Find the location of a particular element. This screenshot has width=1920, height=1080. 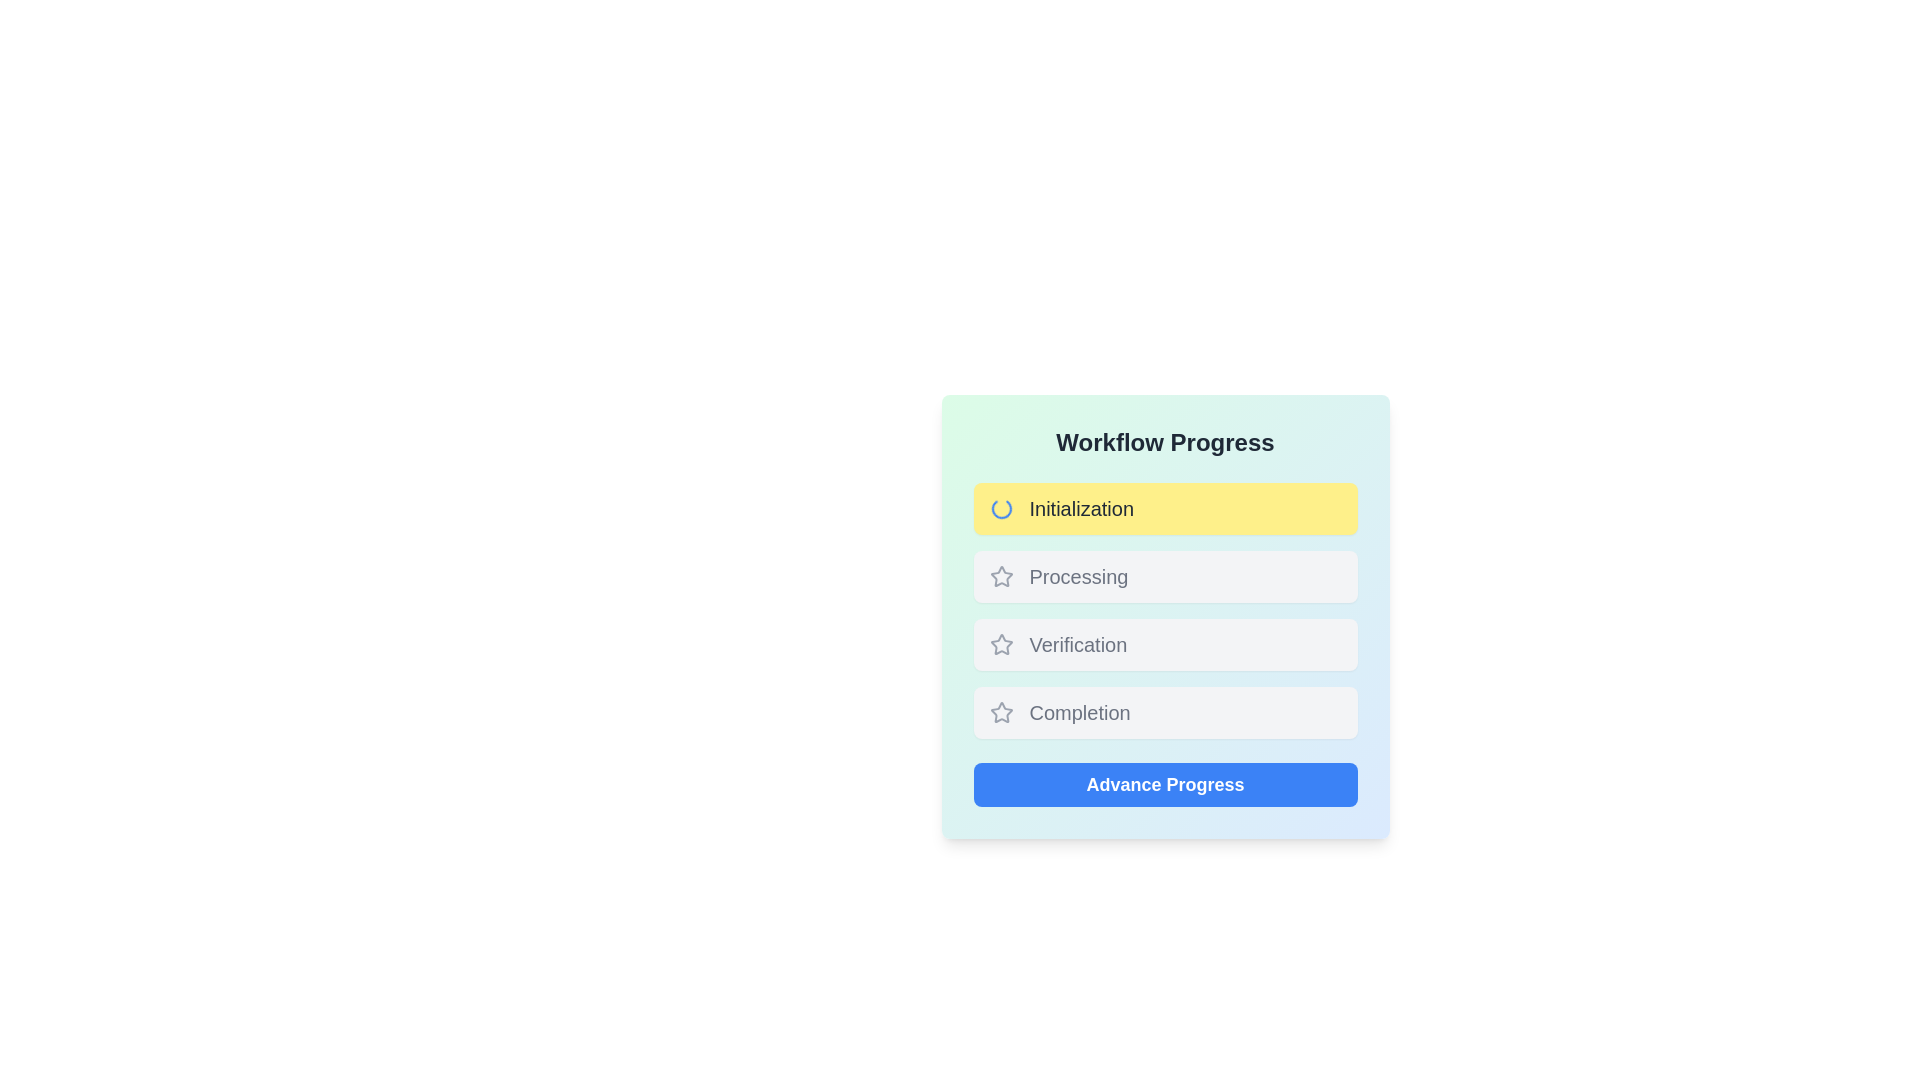

the circular spinner icon with a blue outline and transparent center, located within the yellow background area next to the text 'Initialization' in the 'Workflow Progress' section is located at coordinates (1001, 508).